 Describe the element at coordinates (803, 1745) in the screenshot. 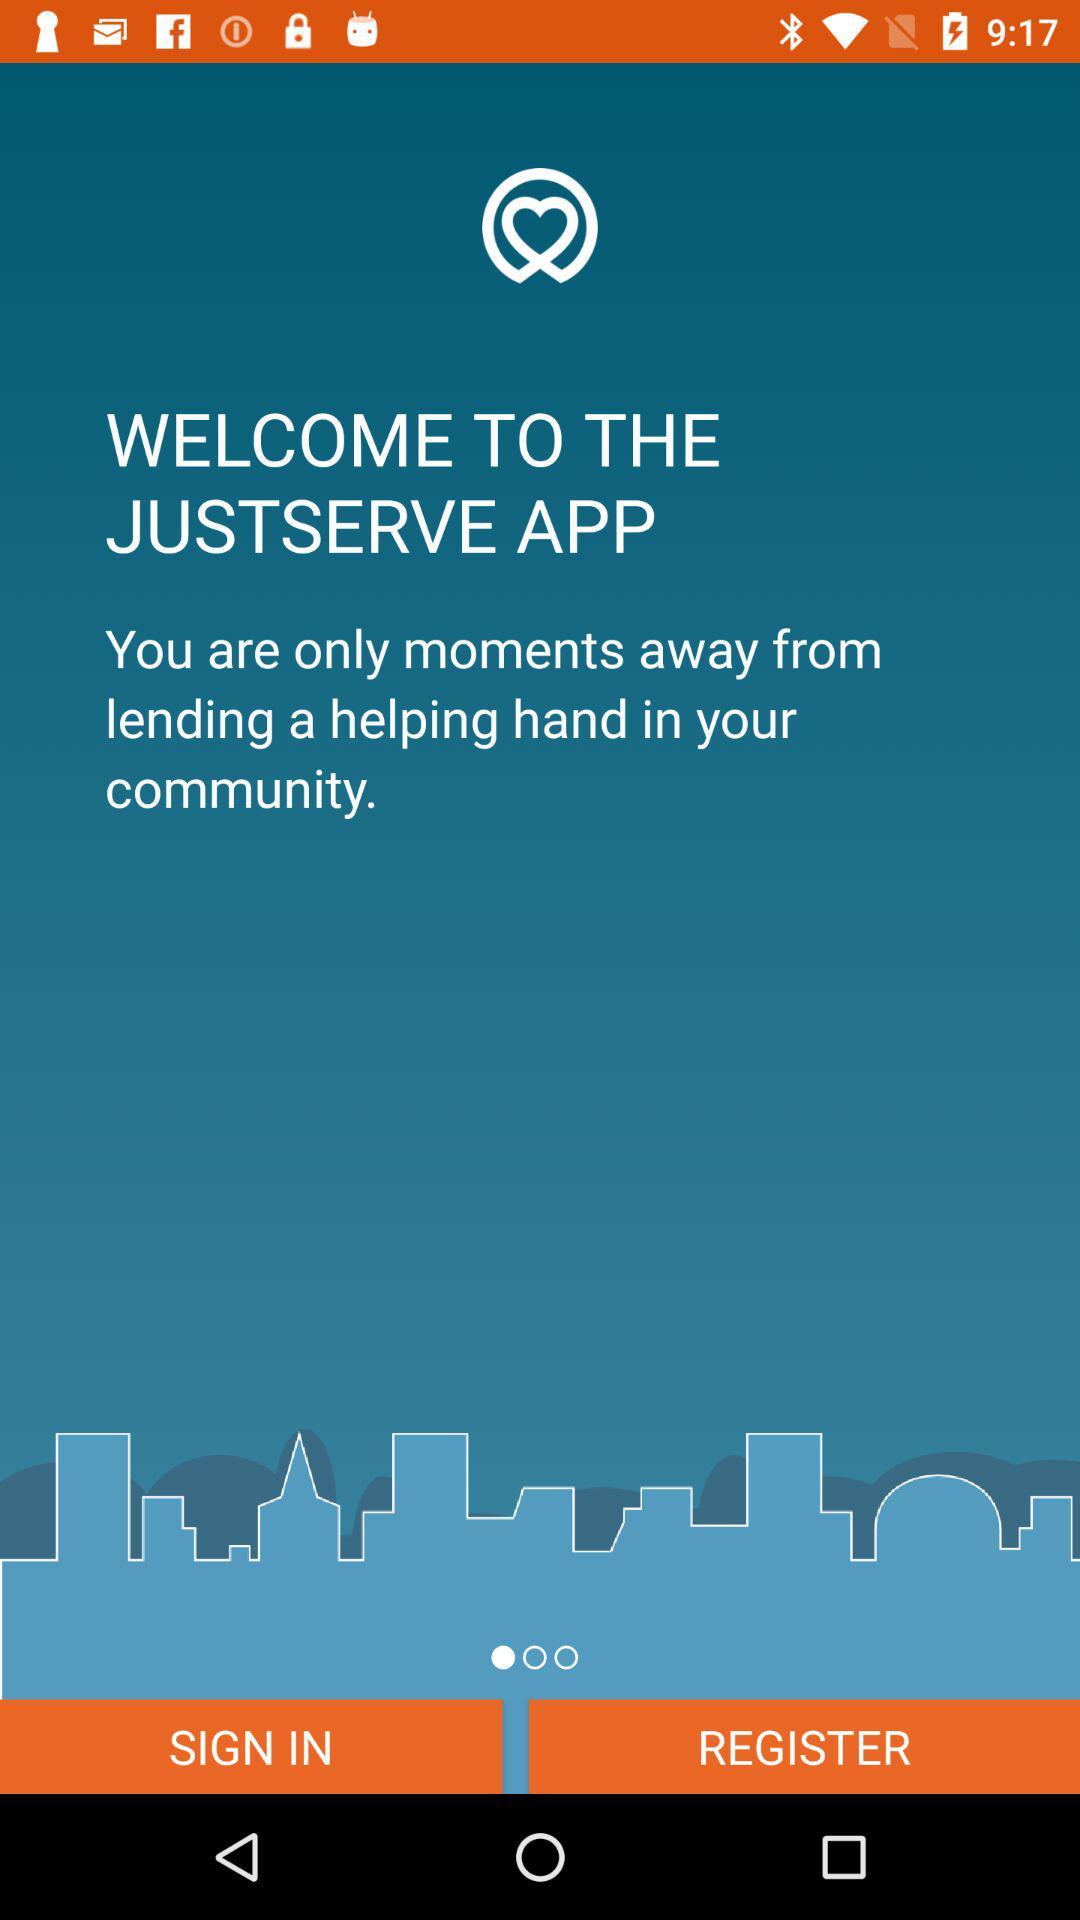

I see `the item to the right of the sign in item` at that location.